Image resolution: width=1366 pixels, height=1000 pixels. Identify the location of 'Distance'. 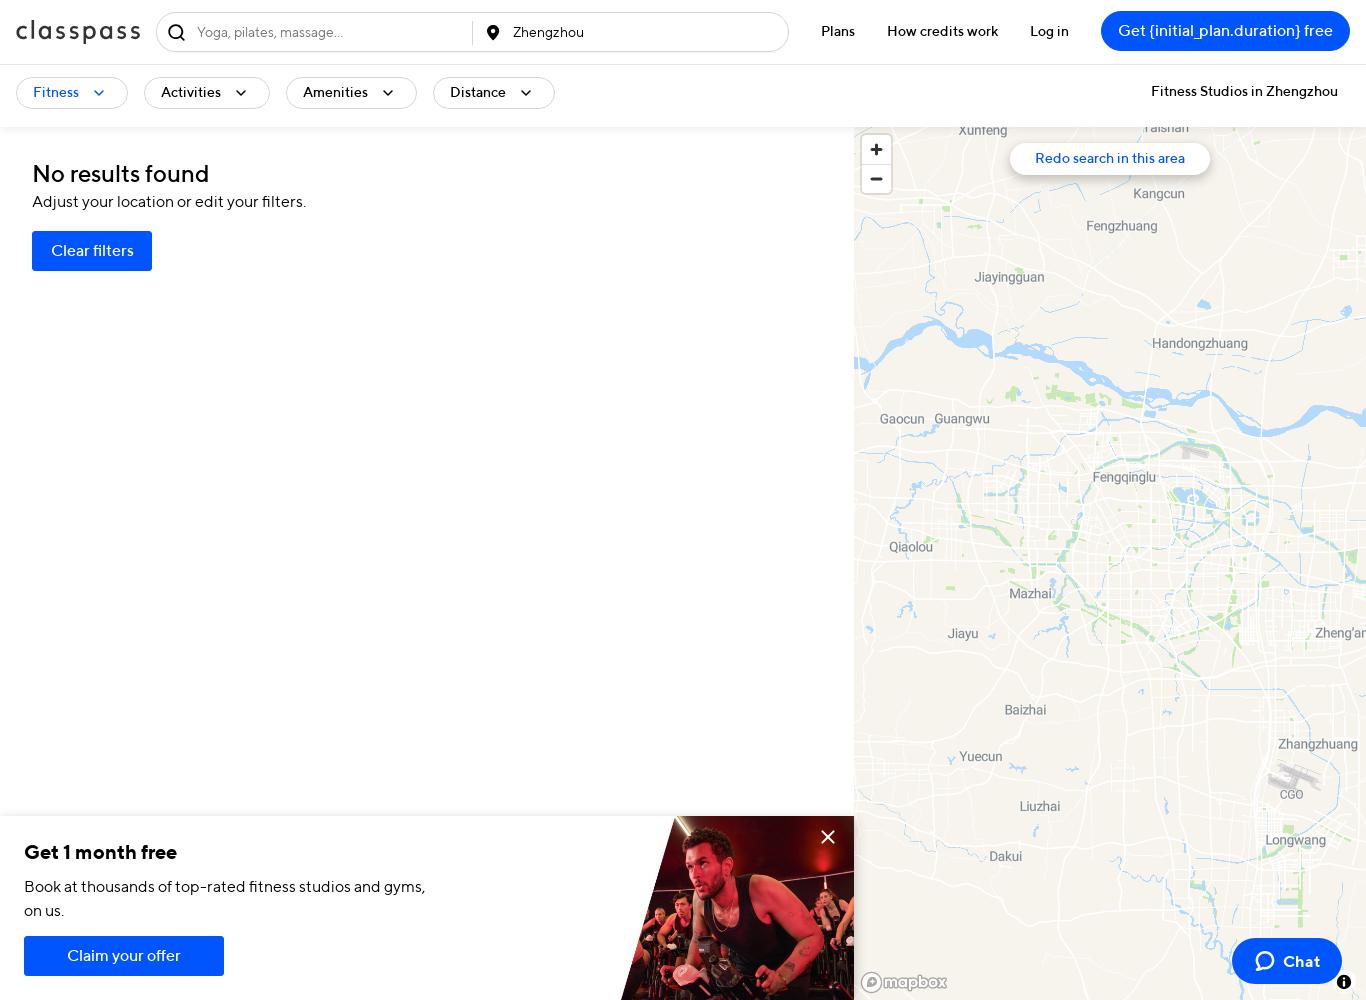
(477, 92).